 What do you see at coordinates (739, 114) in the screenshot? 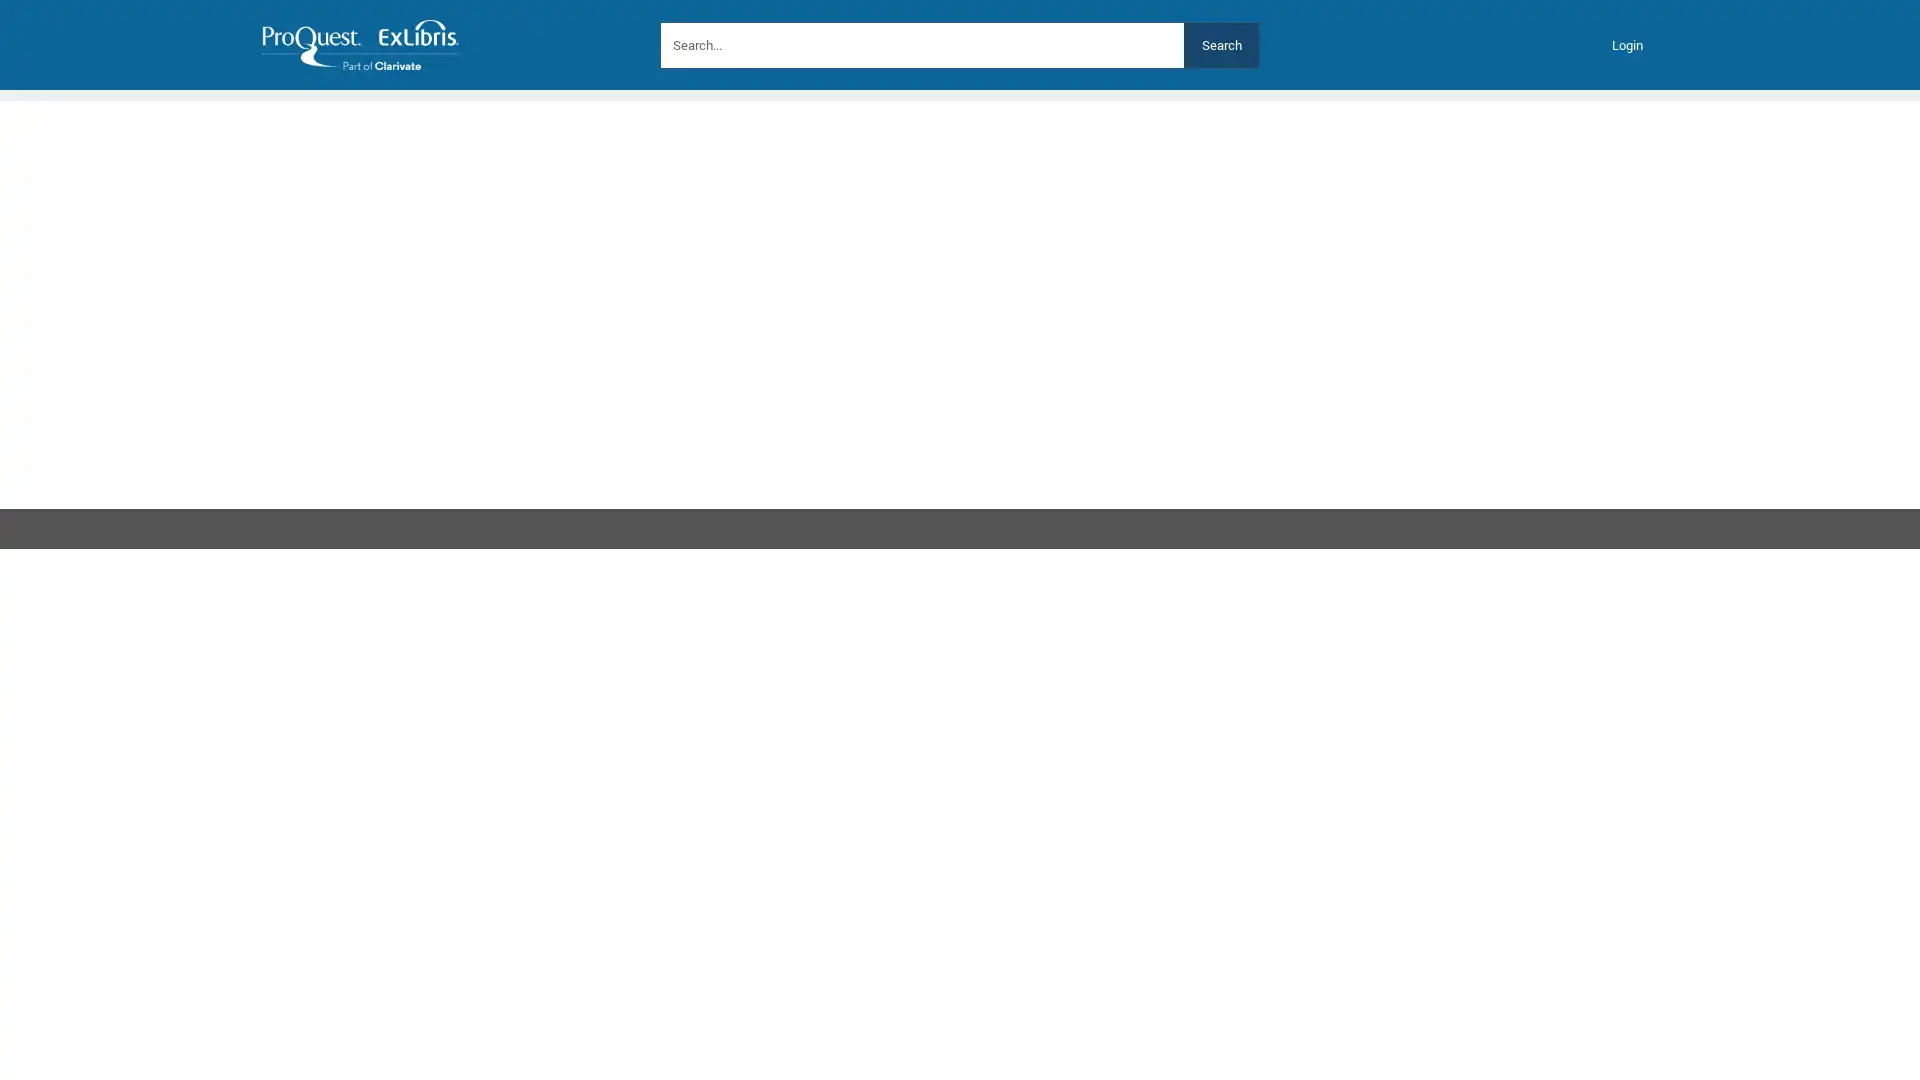
I see `Platform Status` at bounding box center [739, 114].